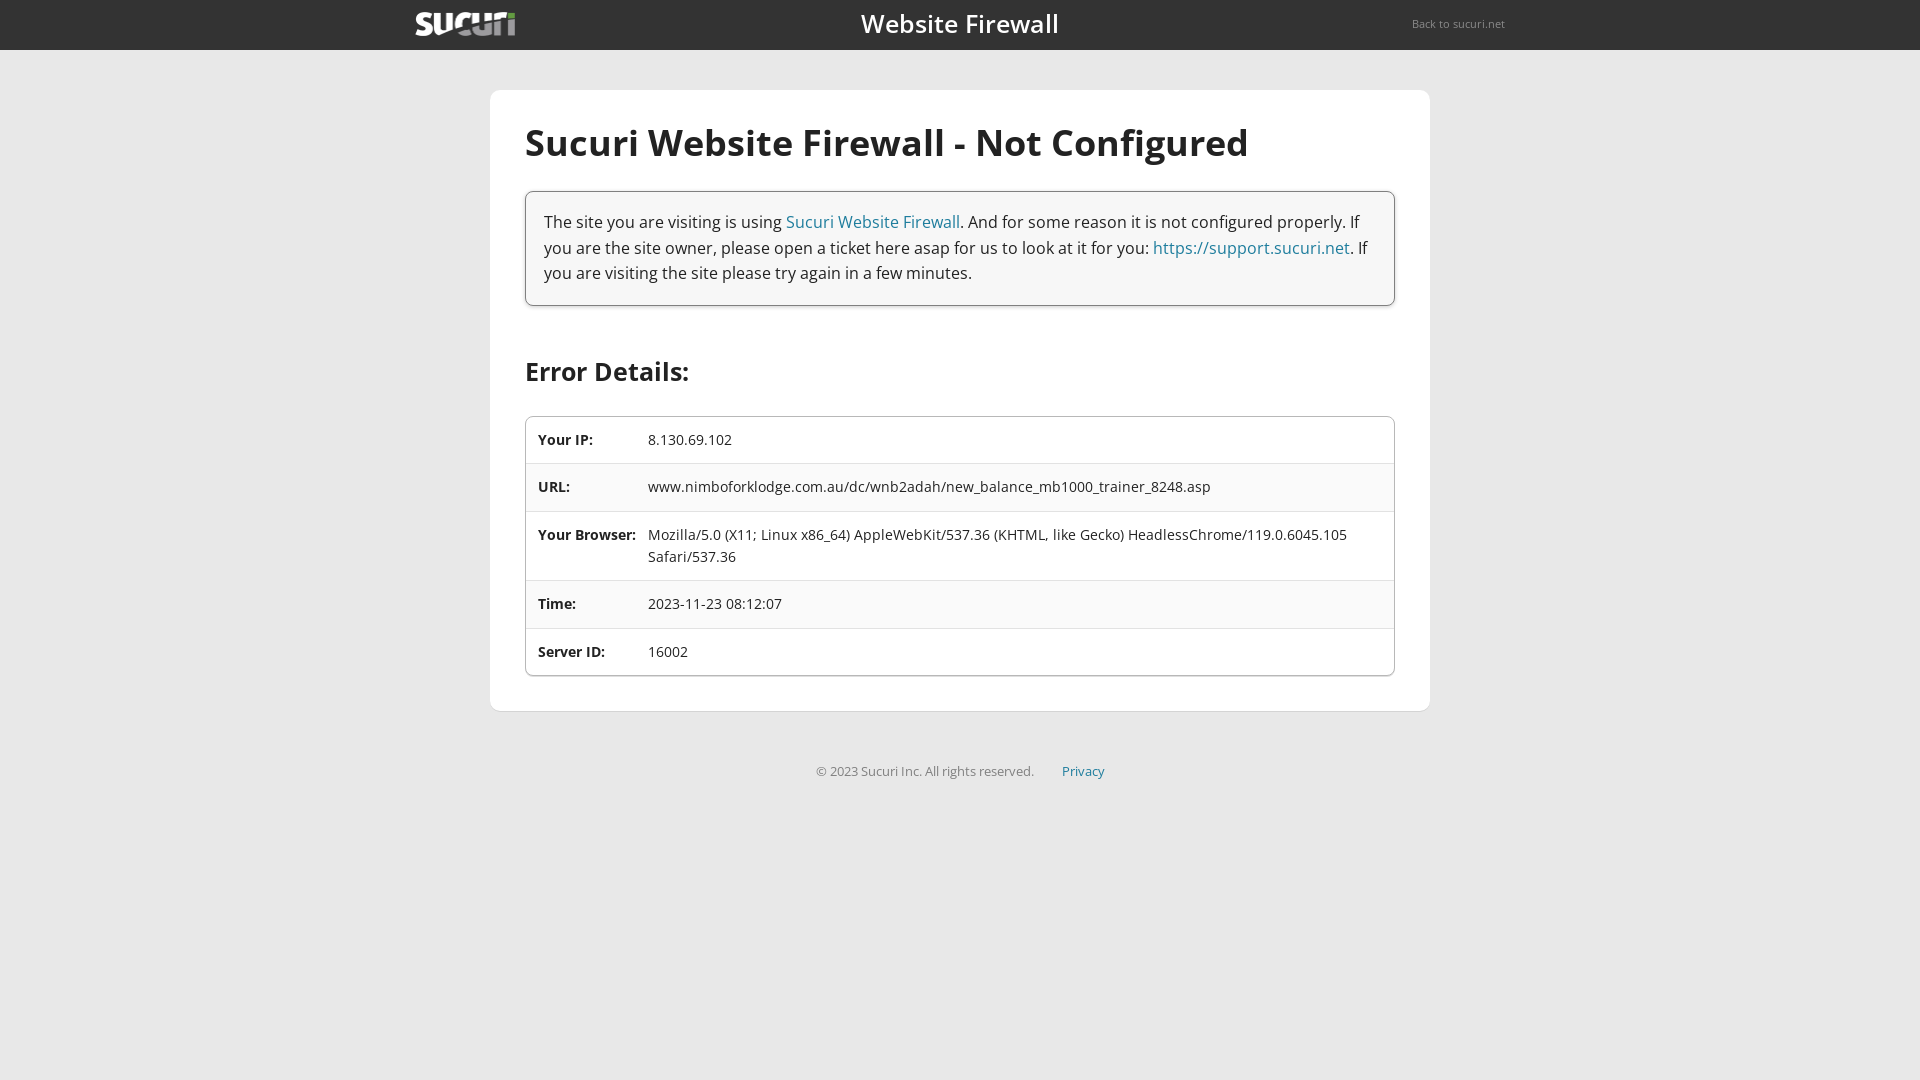 The width and height of the screenshot is (1920, 1080). Describe the element at coordinates (1060, 770) in the screenshot. I see `'Privacy'` at that location.